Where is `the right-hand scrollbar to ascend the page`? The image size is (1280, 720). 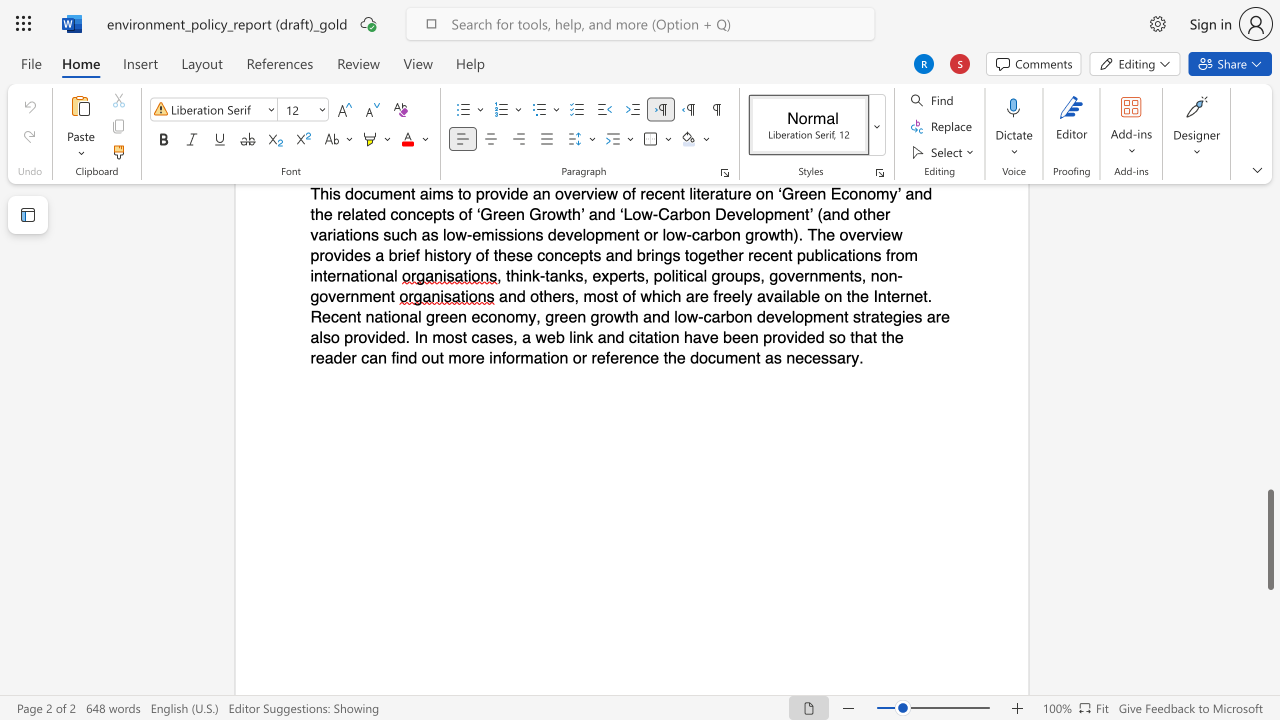 the right-hand scrollbar to ascend the page is located at coordinates (1269, 450).